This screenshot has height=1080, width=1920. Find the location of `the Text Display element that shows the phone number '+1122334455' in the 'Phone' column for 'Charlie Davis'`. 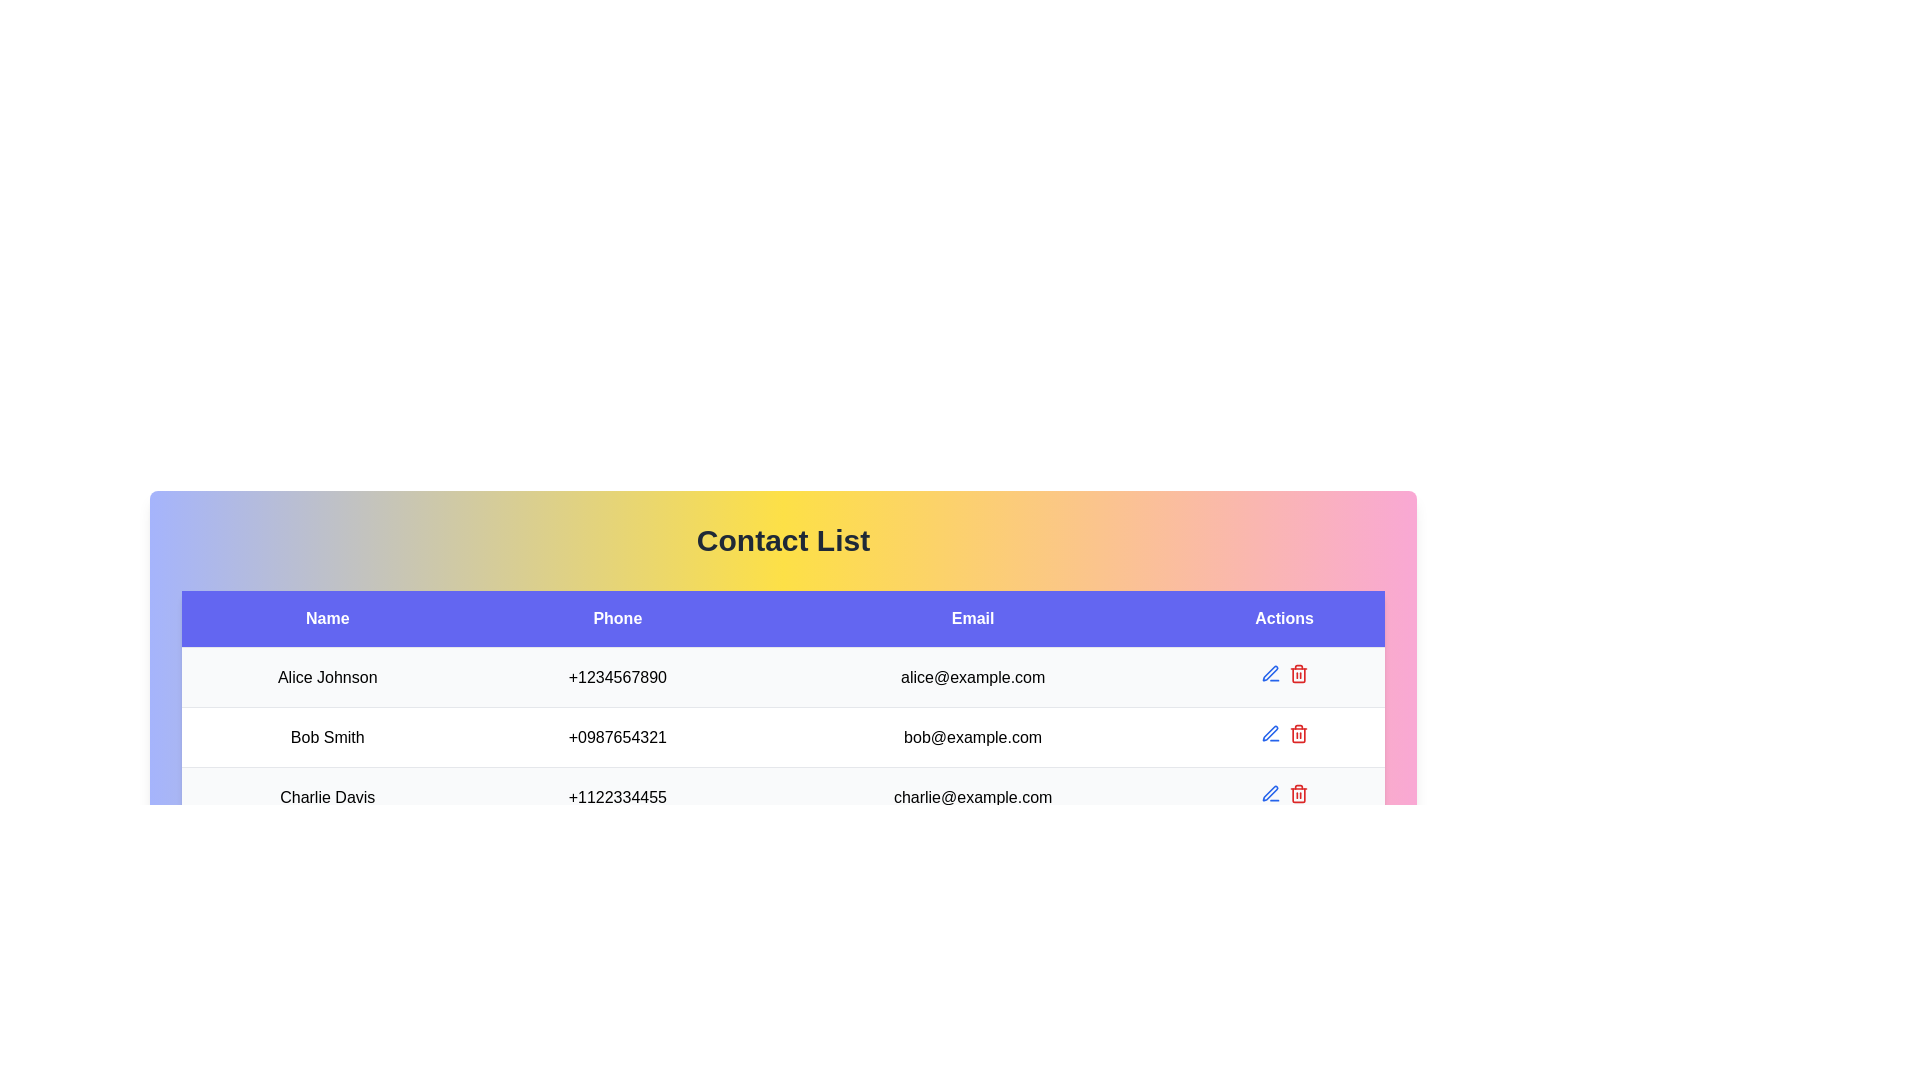

the Text Display element that shows the phone number '+1122334455' in the 'Phone' column for 'Charlie Davis' is located at coordinates (616, 796).